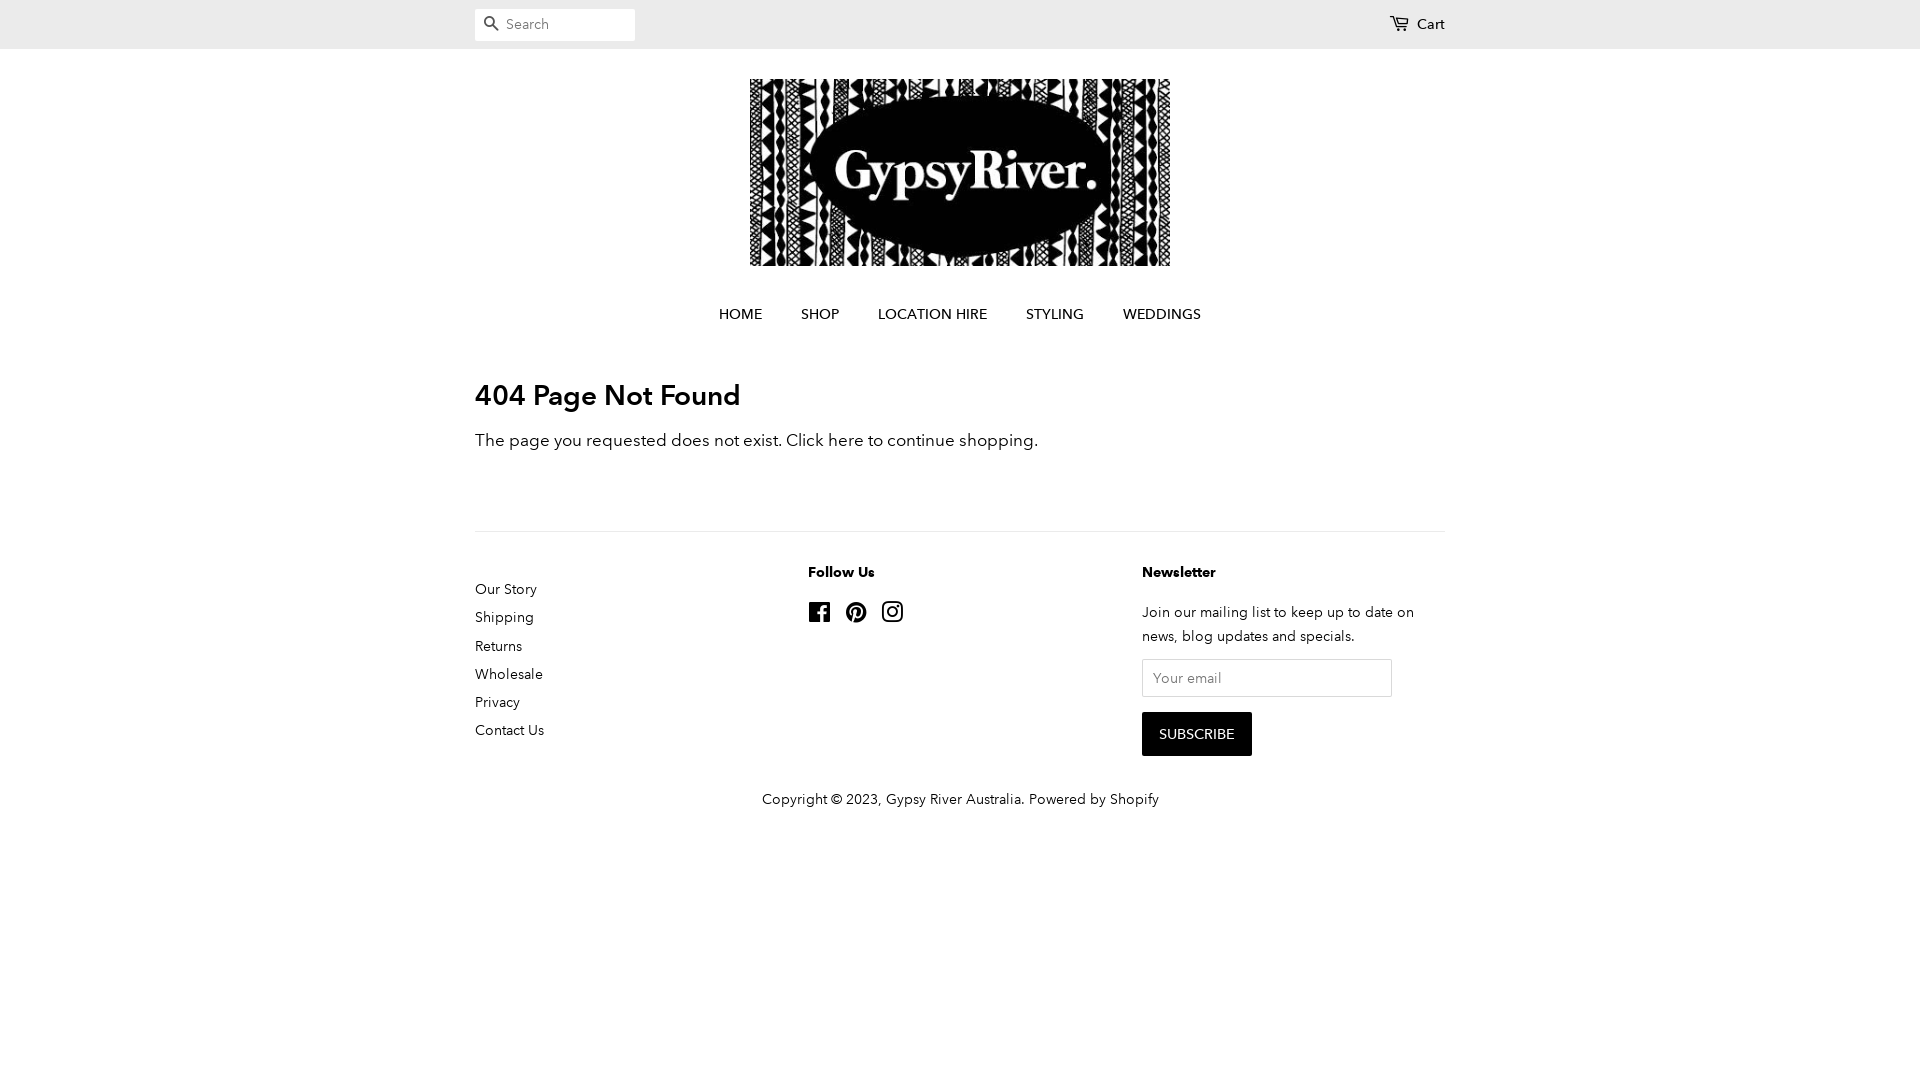 This screenshot has width=1920, height=1080. Describe the element at coordinates (1154, 315) in the screenshot. I see `'WEDDINGS'` at that location.